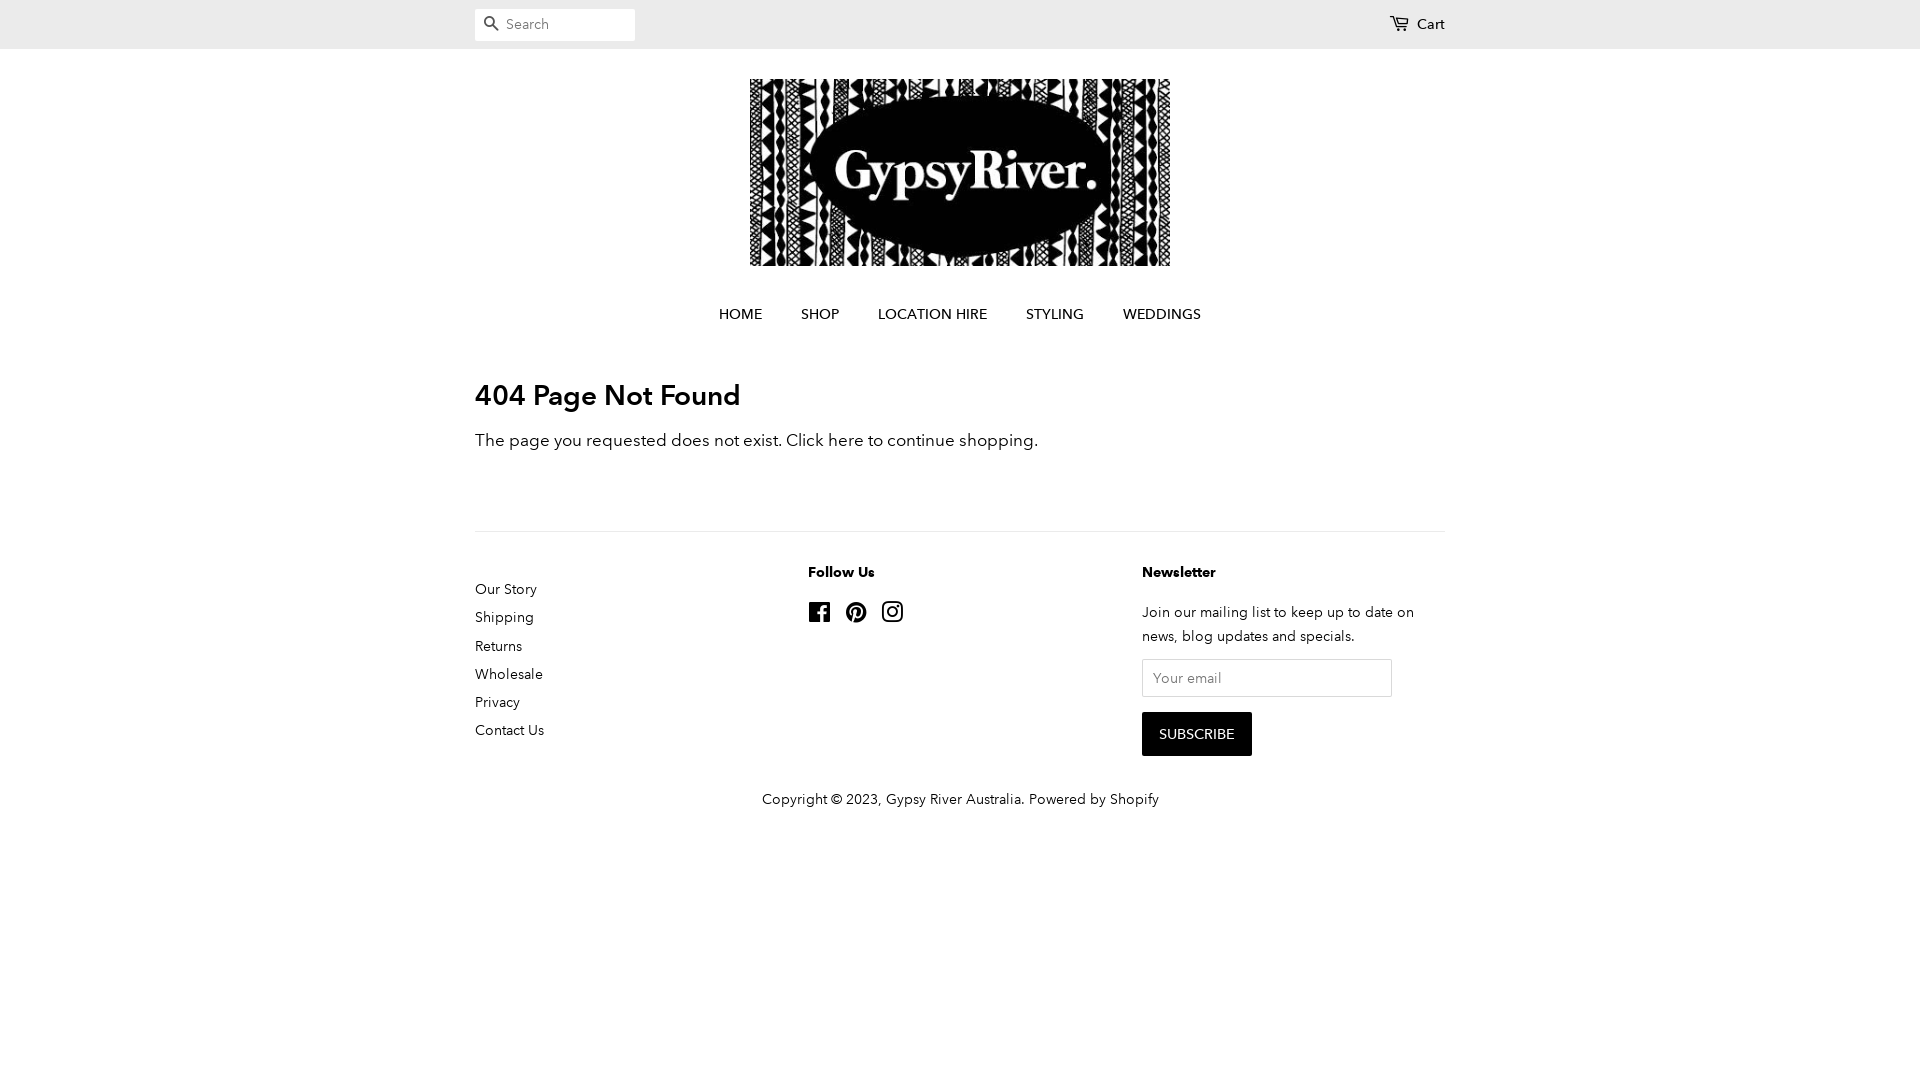 This screenshot has width=1920, height=1080. Describe the element at coordinates (1154, 315) in the screenshot. I see `'WEDDINGS'` at that location.